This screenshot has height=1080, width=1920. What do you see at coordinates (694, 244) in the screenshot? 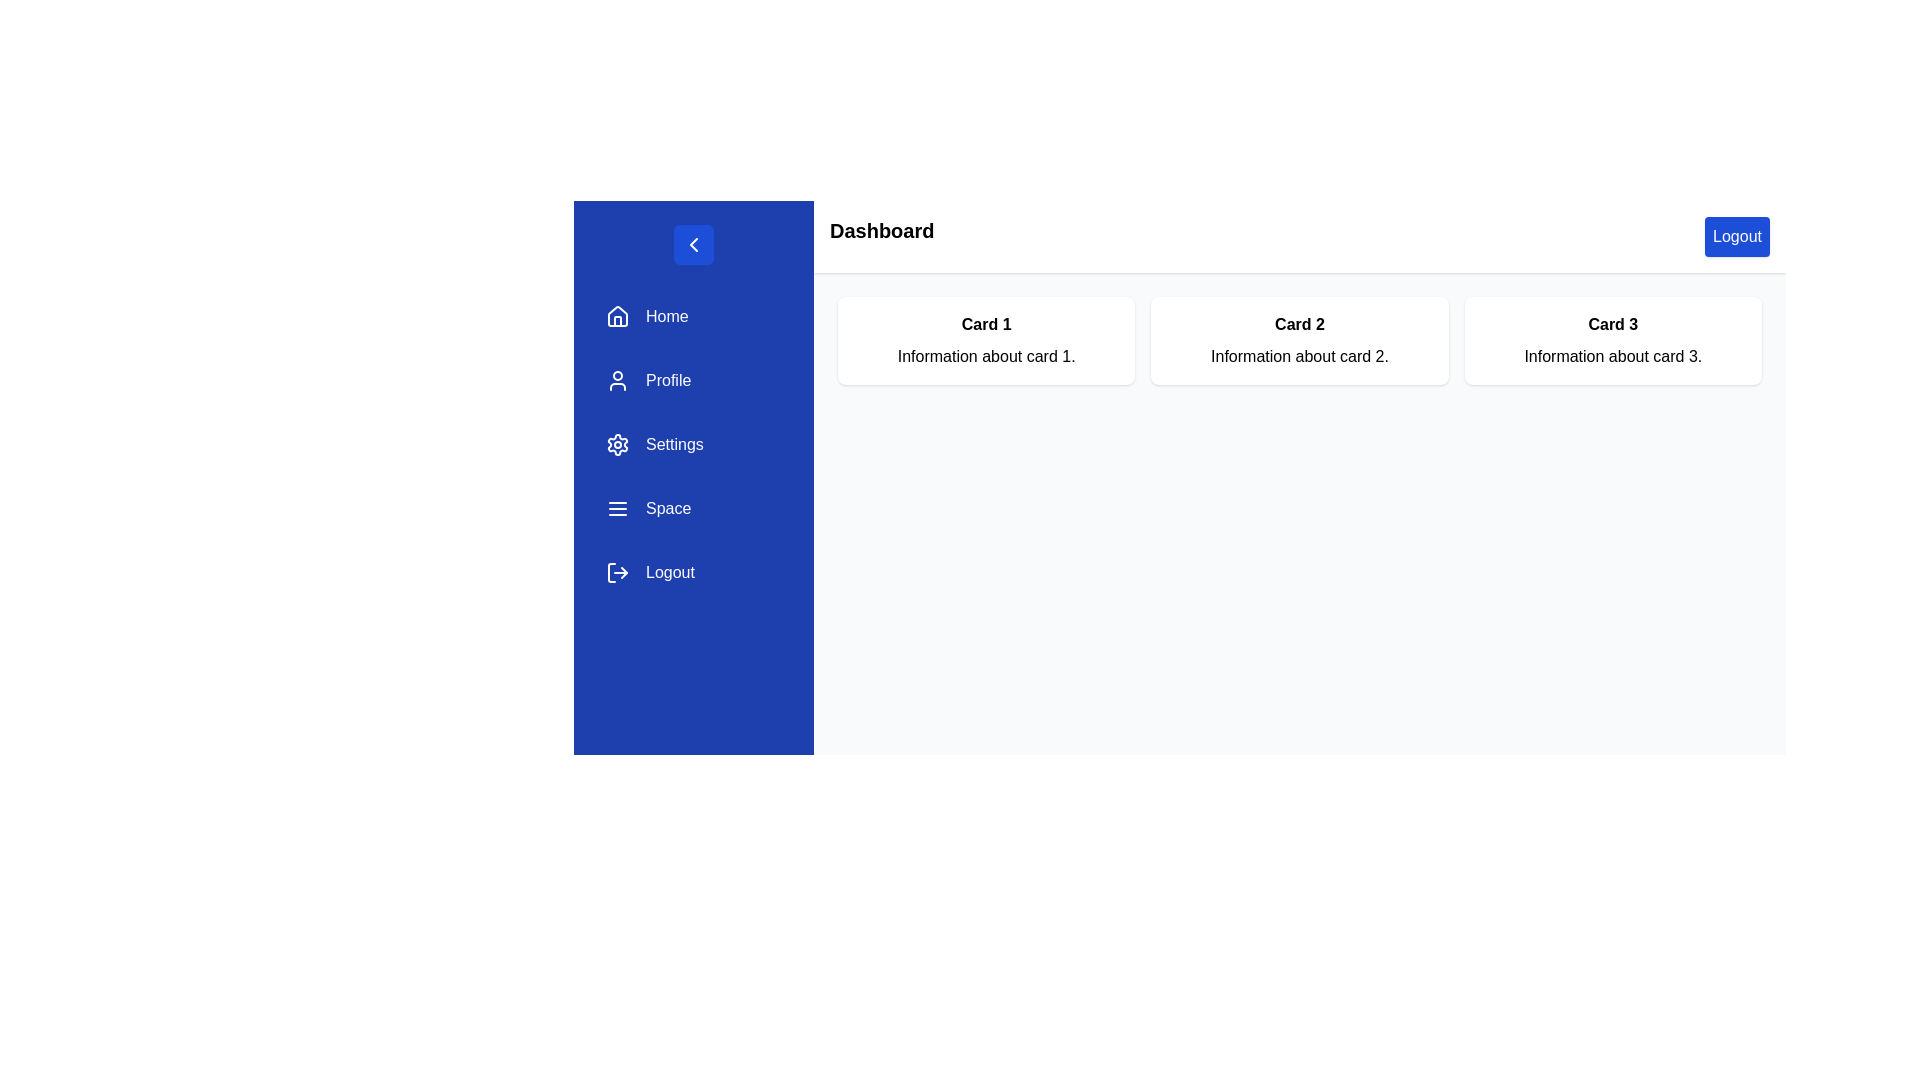
I see `the right-pointing arrow icon located in the sidebar menu area to possibly trigger a tooltip or visual effect` at bounding box center [694, 244].